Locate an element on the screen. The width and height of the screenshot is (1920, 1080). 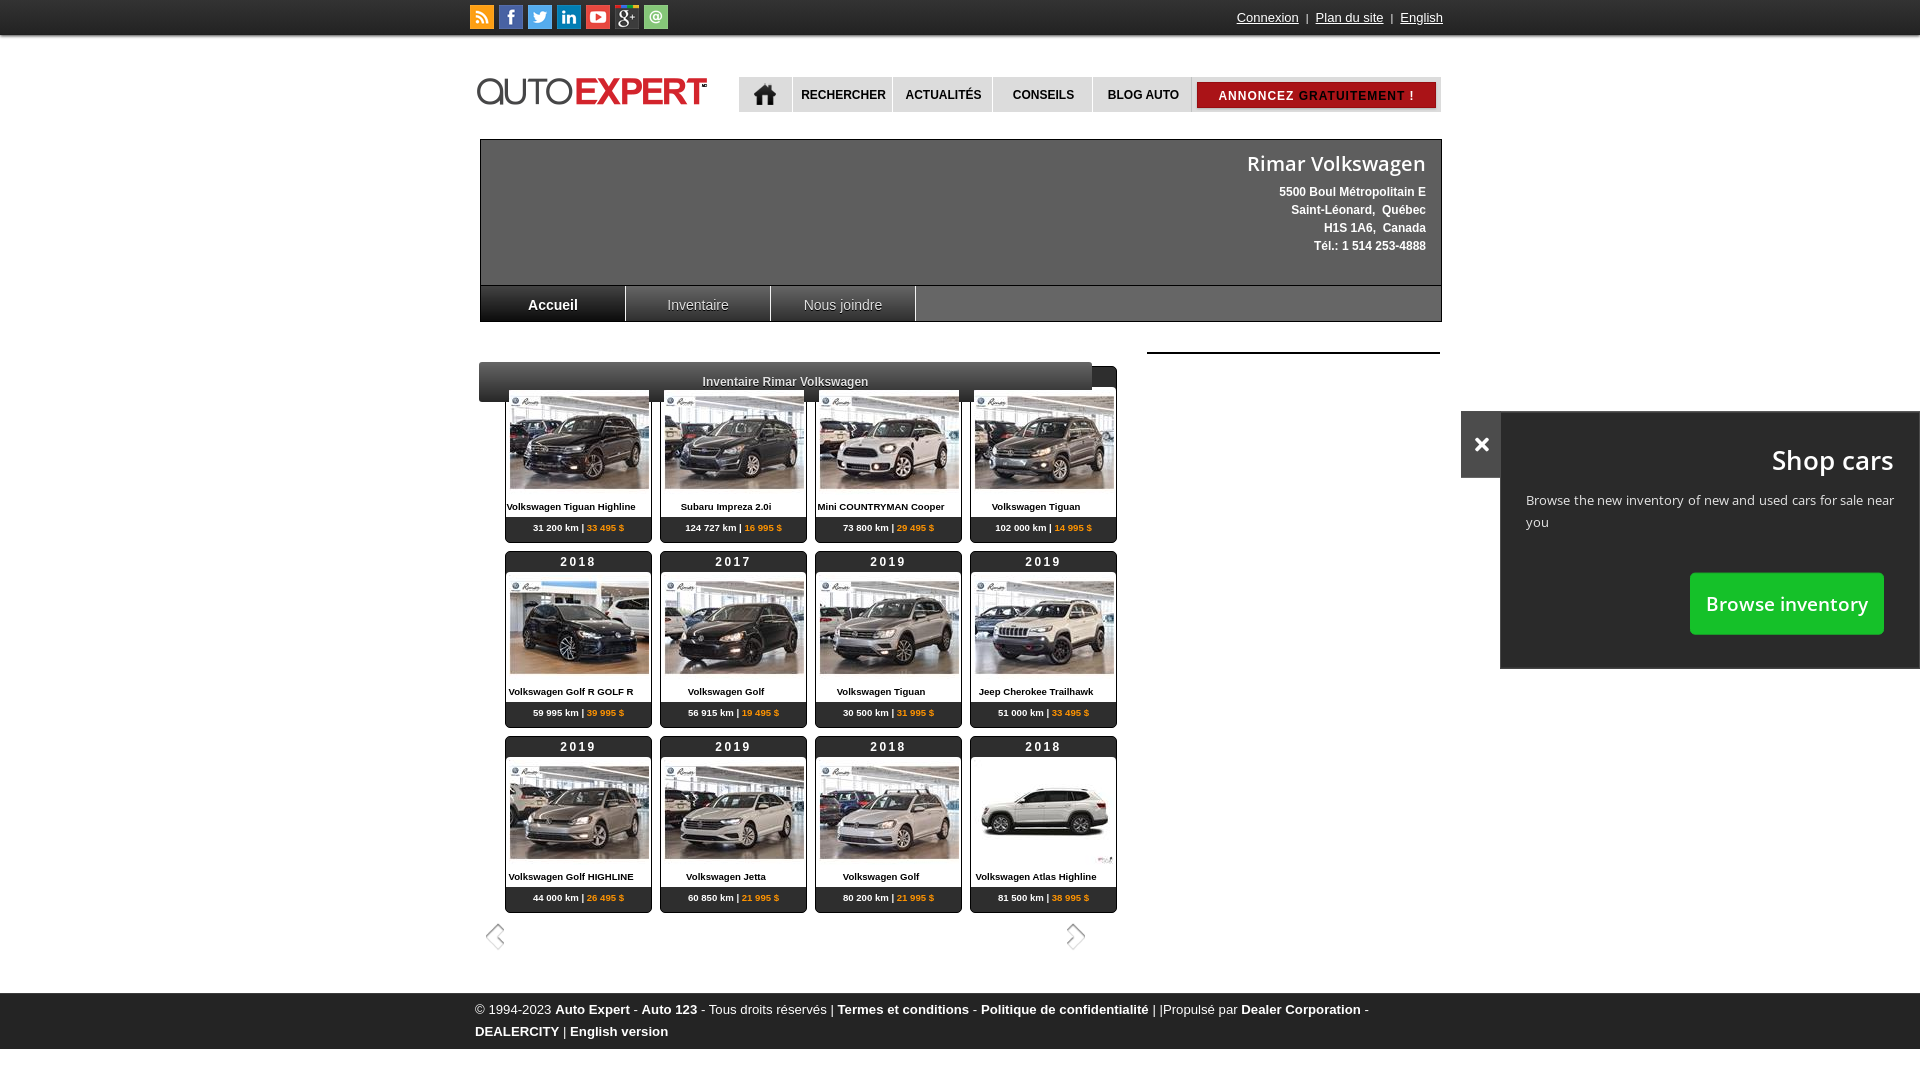
'Suivez Publications Le Guide Inc. sur LinkedIn' is located at coordinates (556, 24).